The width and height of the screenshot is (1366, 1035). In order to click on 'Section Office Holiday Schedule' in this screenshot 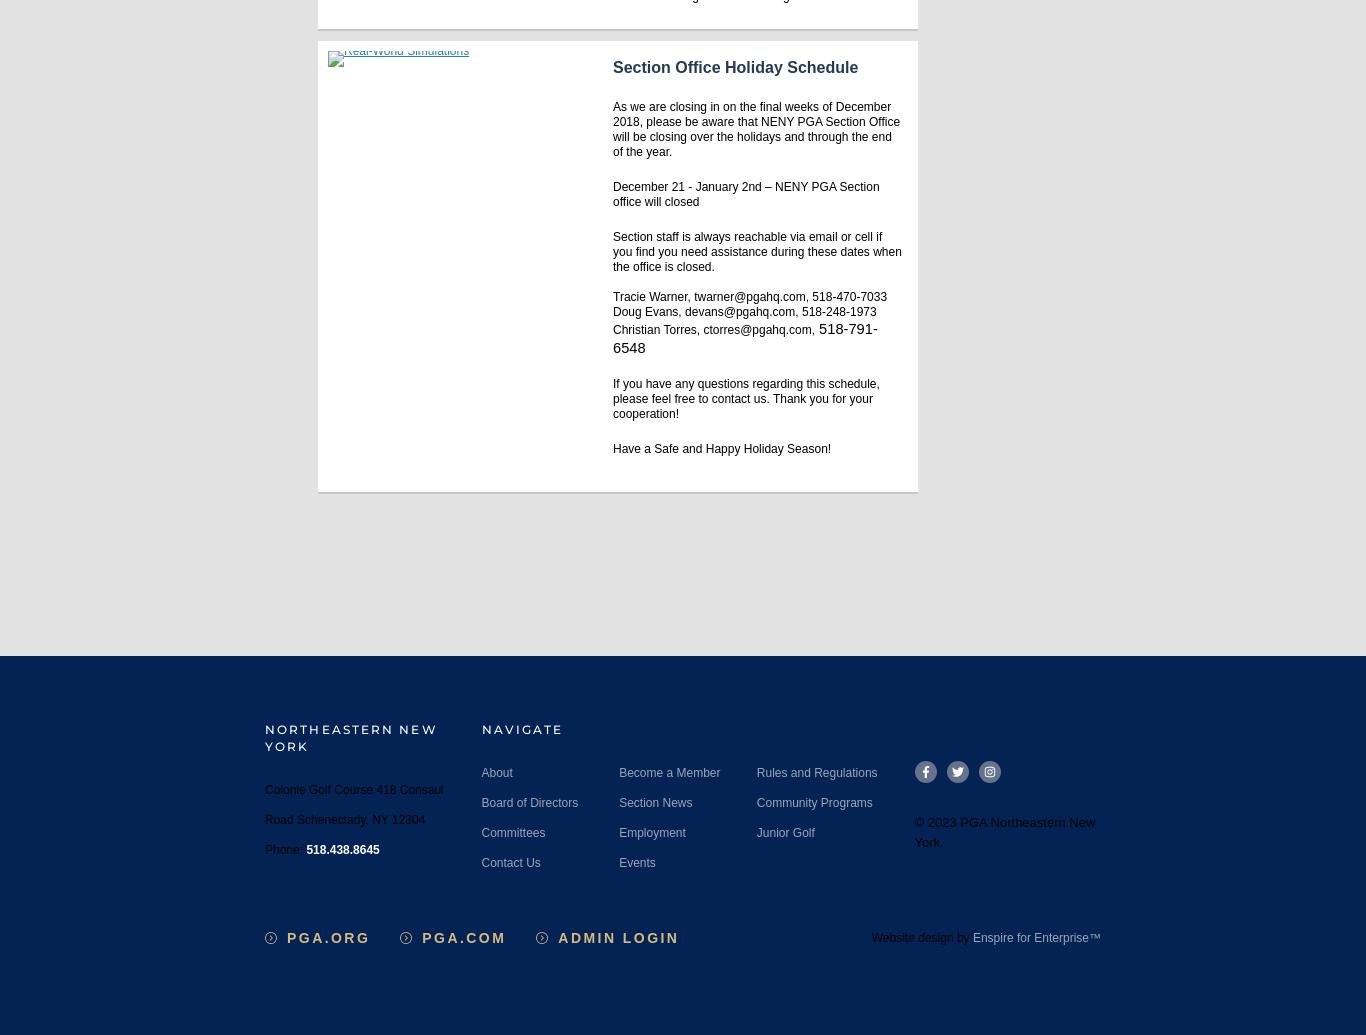, I will do `click(735, 67)`.